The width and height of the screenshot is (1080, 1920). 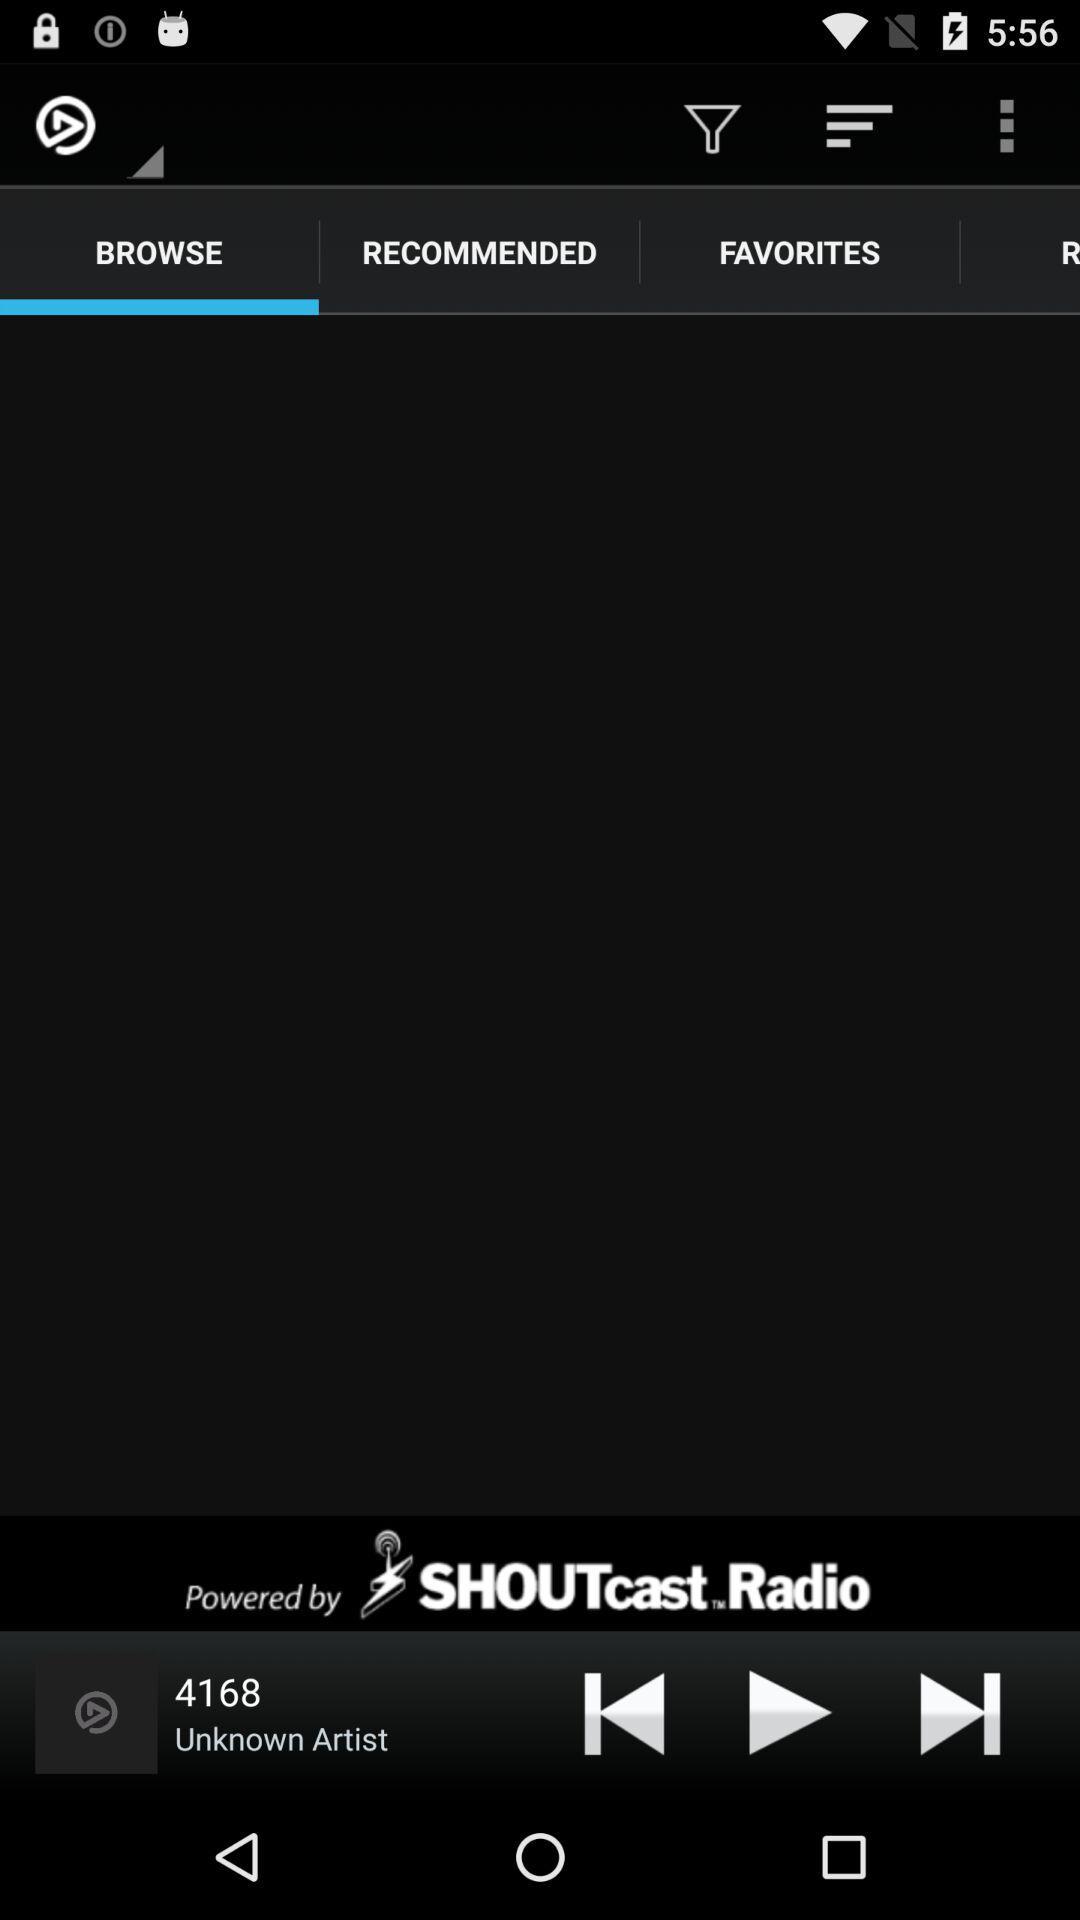 I want to click on skip to next track, so click(x=959, y=1711).